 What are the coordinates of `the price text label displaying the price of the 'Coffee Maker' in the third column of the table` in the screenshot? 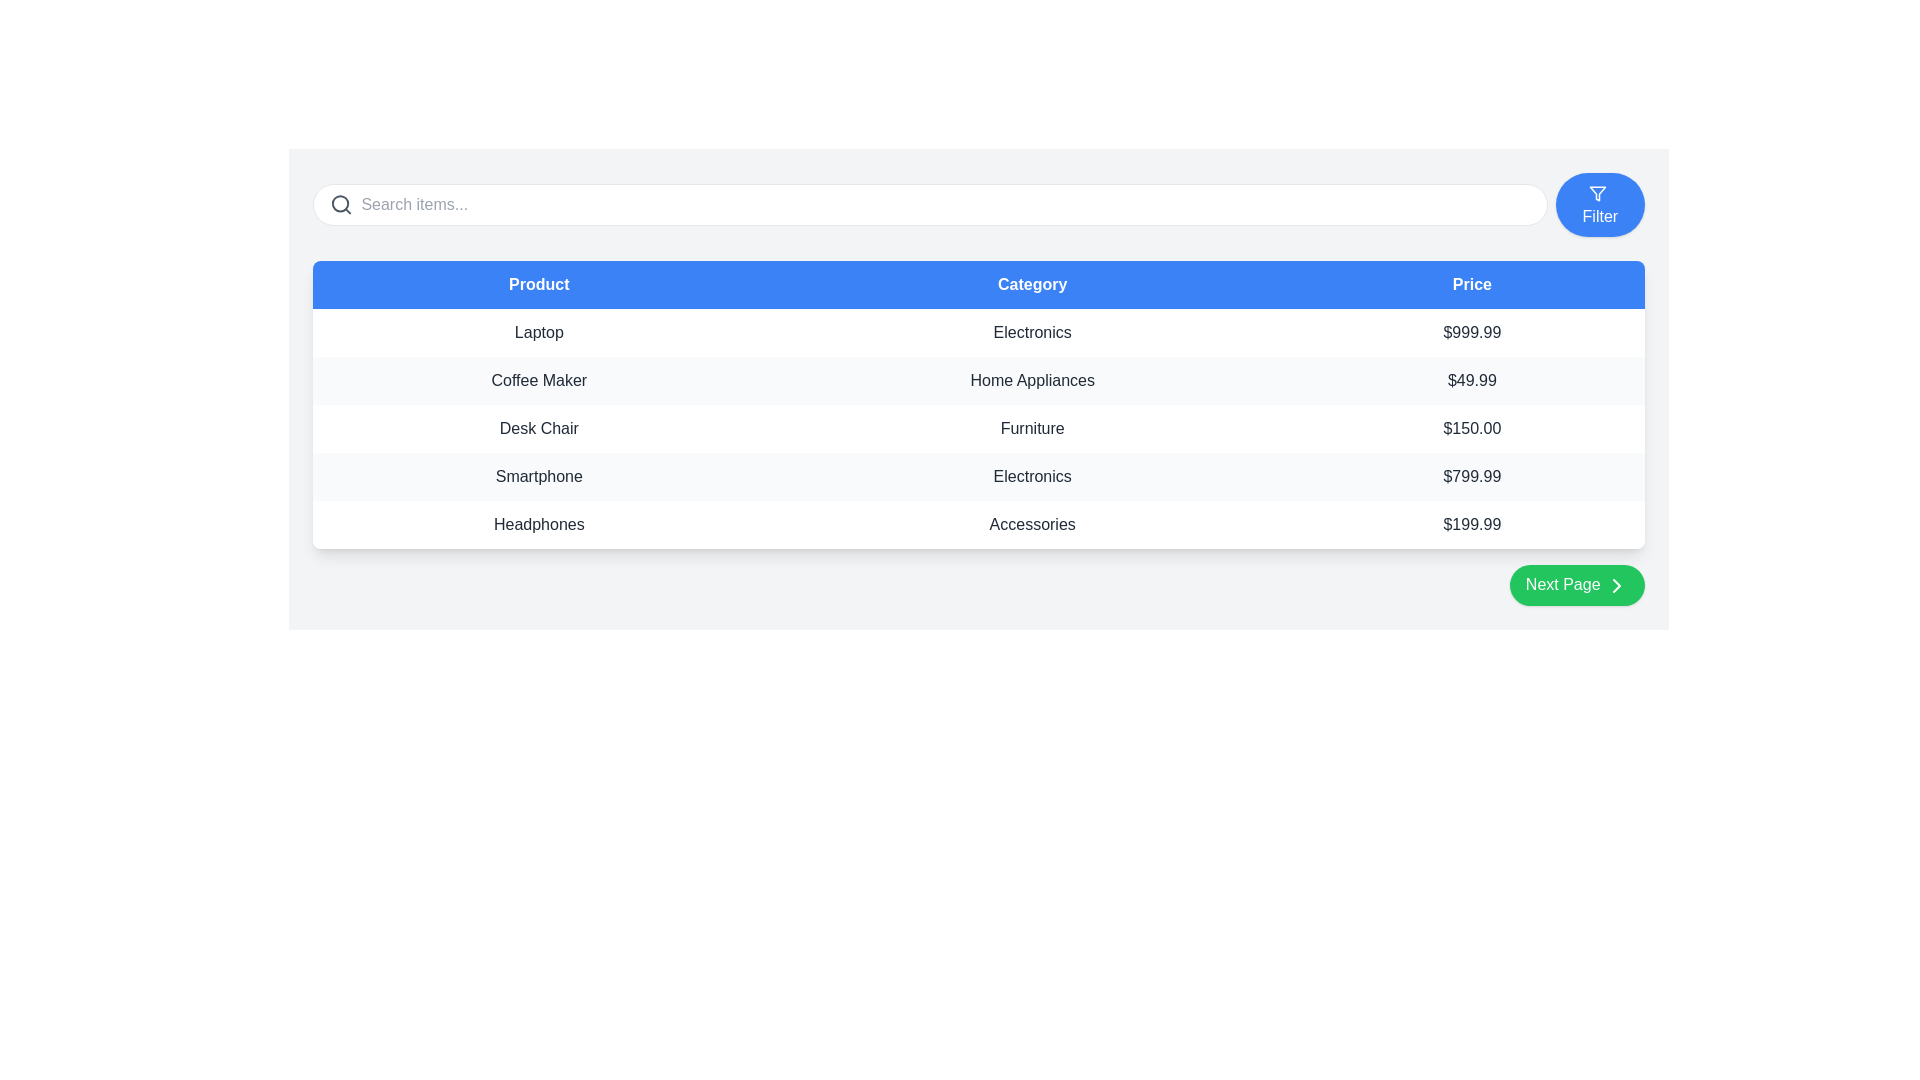 It's located at (1472, 381).